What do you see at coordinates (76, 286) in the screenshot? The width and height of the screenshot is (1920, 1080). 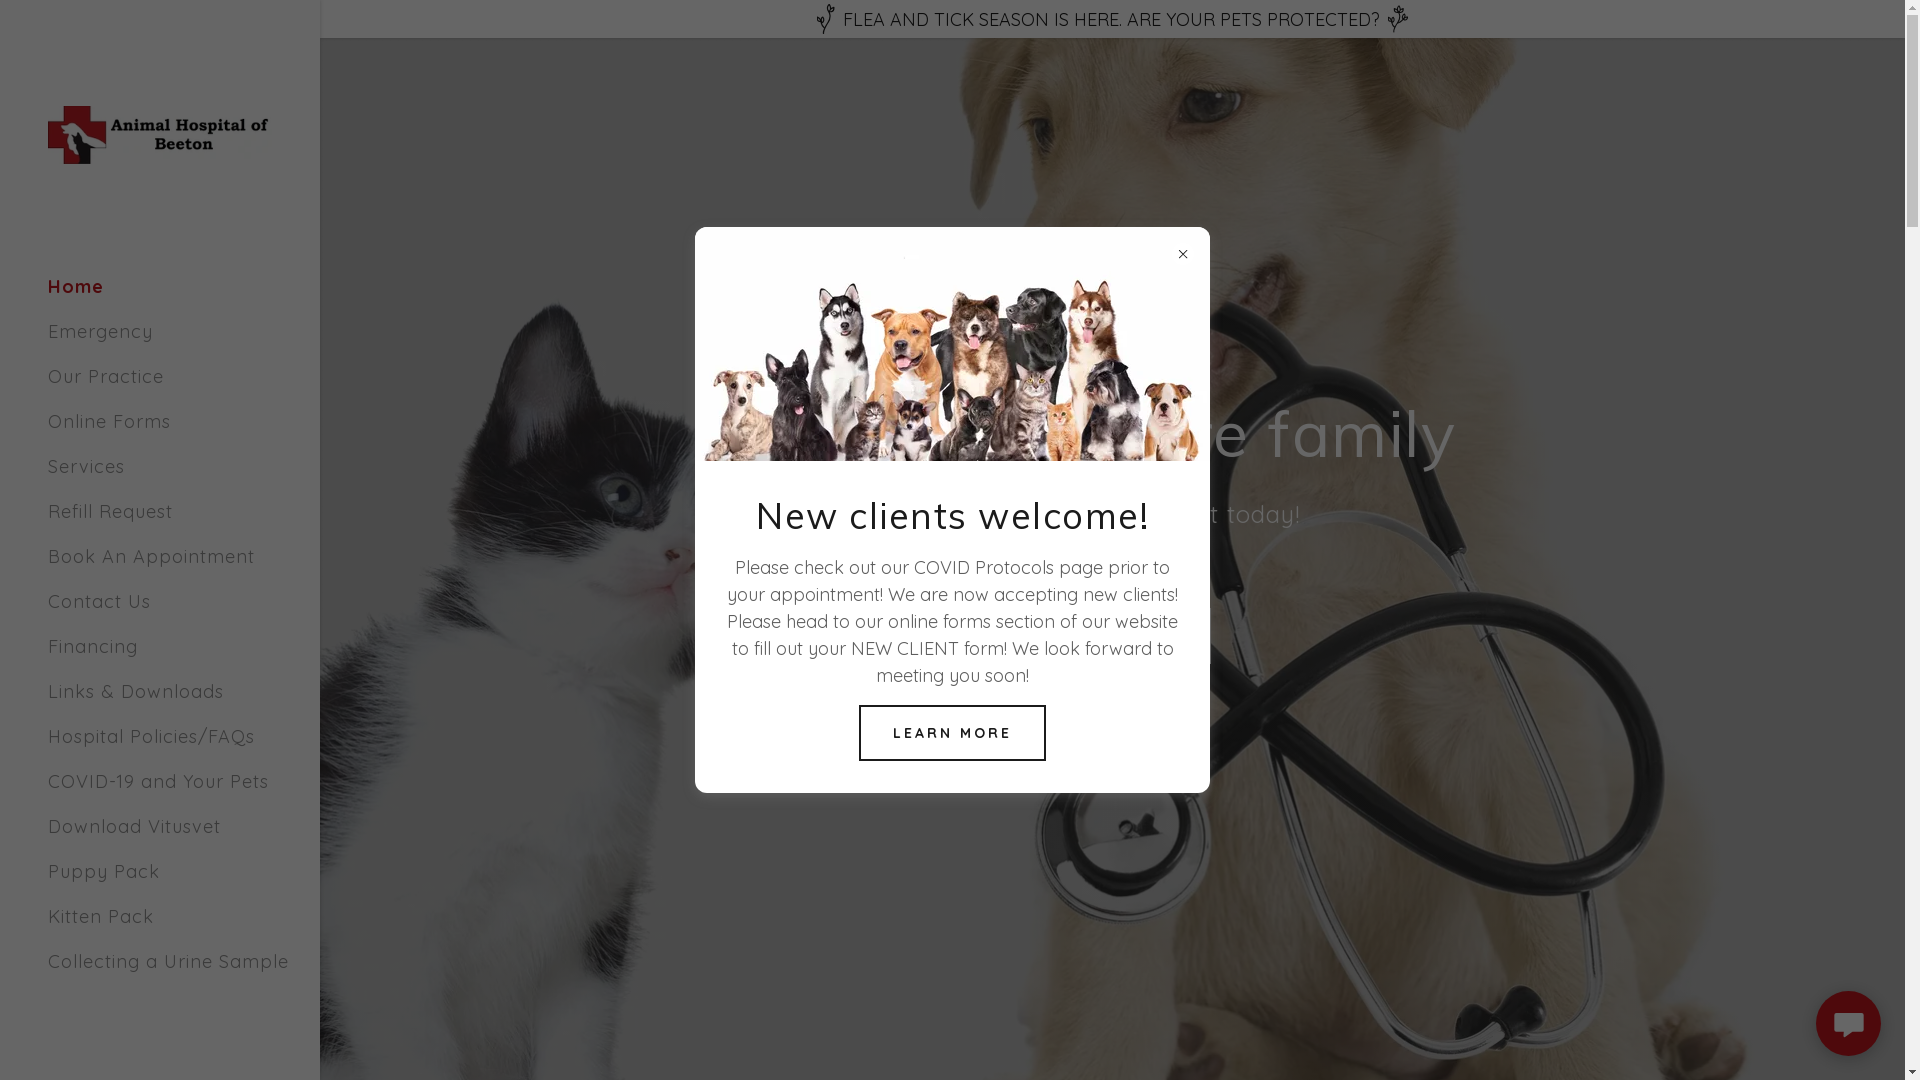 I see `'Home'` at bounding box center [76, 286].